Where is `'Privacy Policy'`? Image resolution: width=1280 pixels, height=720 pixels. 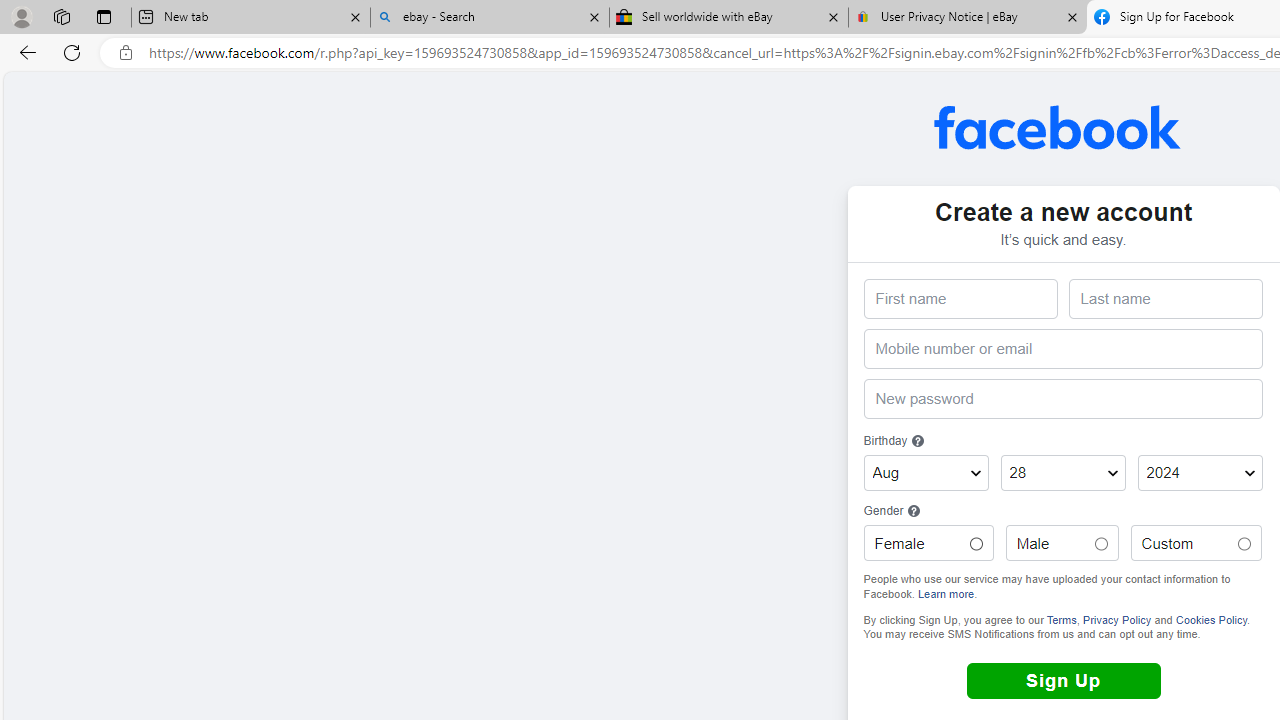
'Privacy Policy' is located at coordinates (1115, 618).